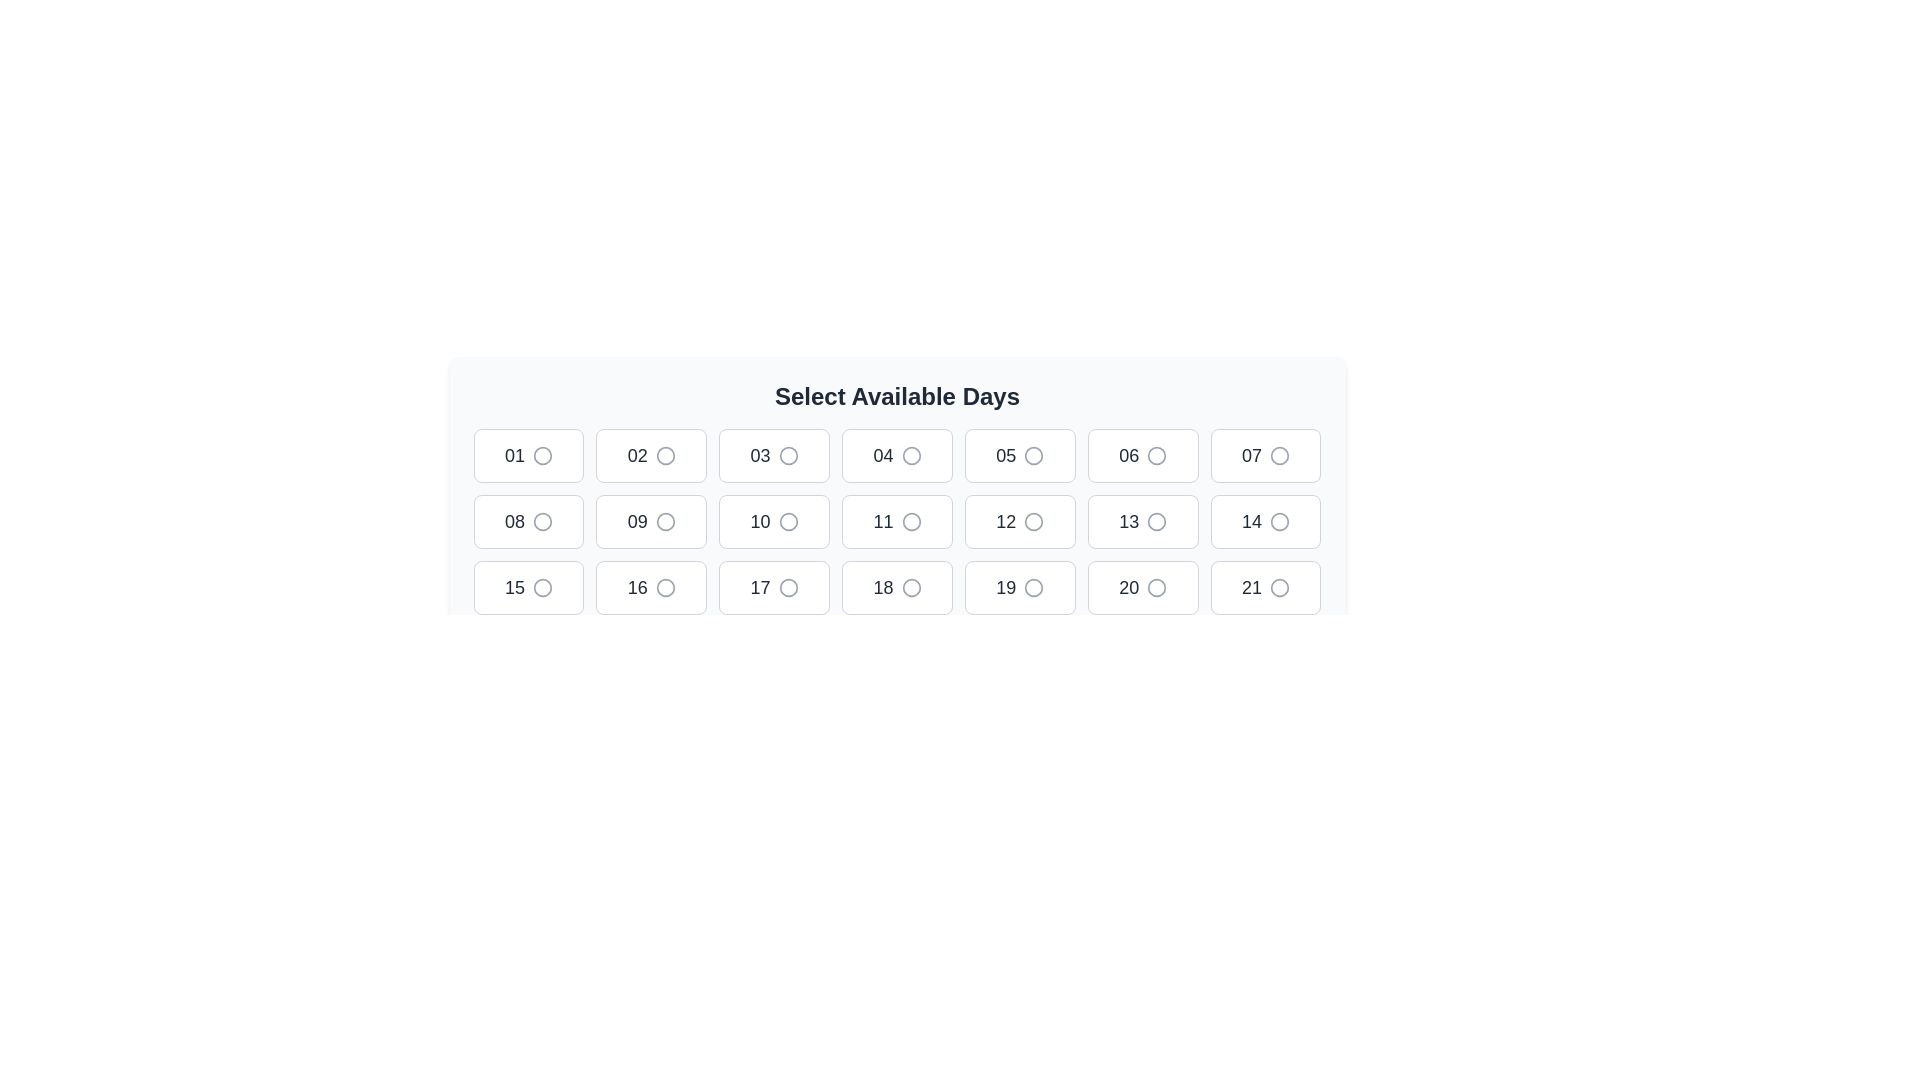 Image resolution: width=1920 pixels, height=1080 pixels. I want to click on the radio button indicator for day 19 in the 'Select Available Days' interface, so click(1034, 586).